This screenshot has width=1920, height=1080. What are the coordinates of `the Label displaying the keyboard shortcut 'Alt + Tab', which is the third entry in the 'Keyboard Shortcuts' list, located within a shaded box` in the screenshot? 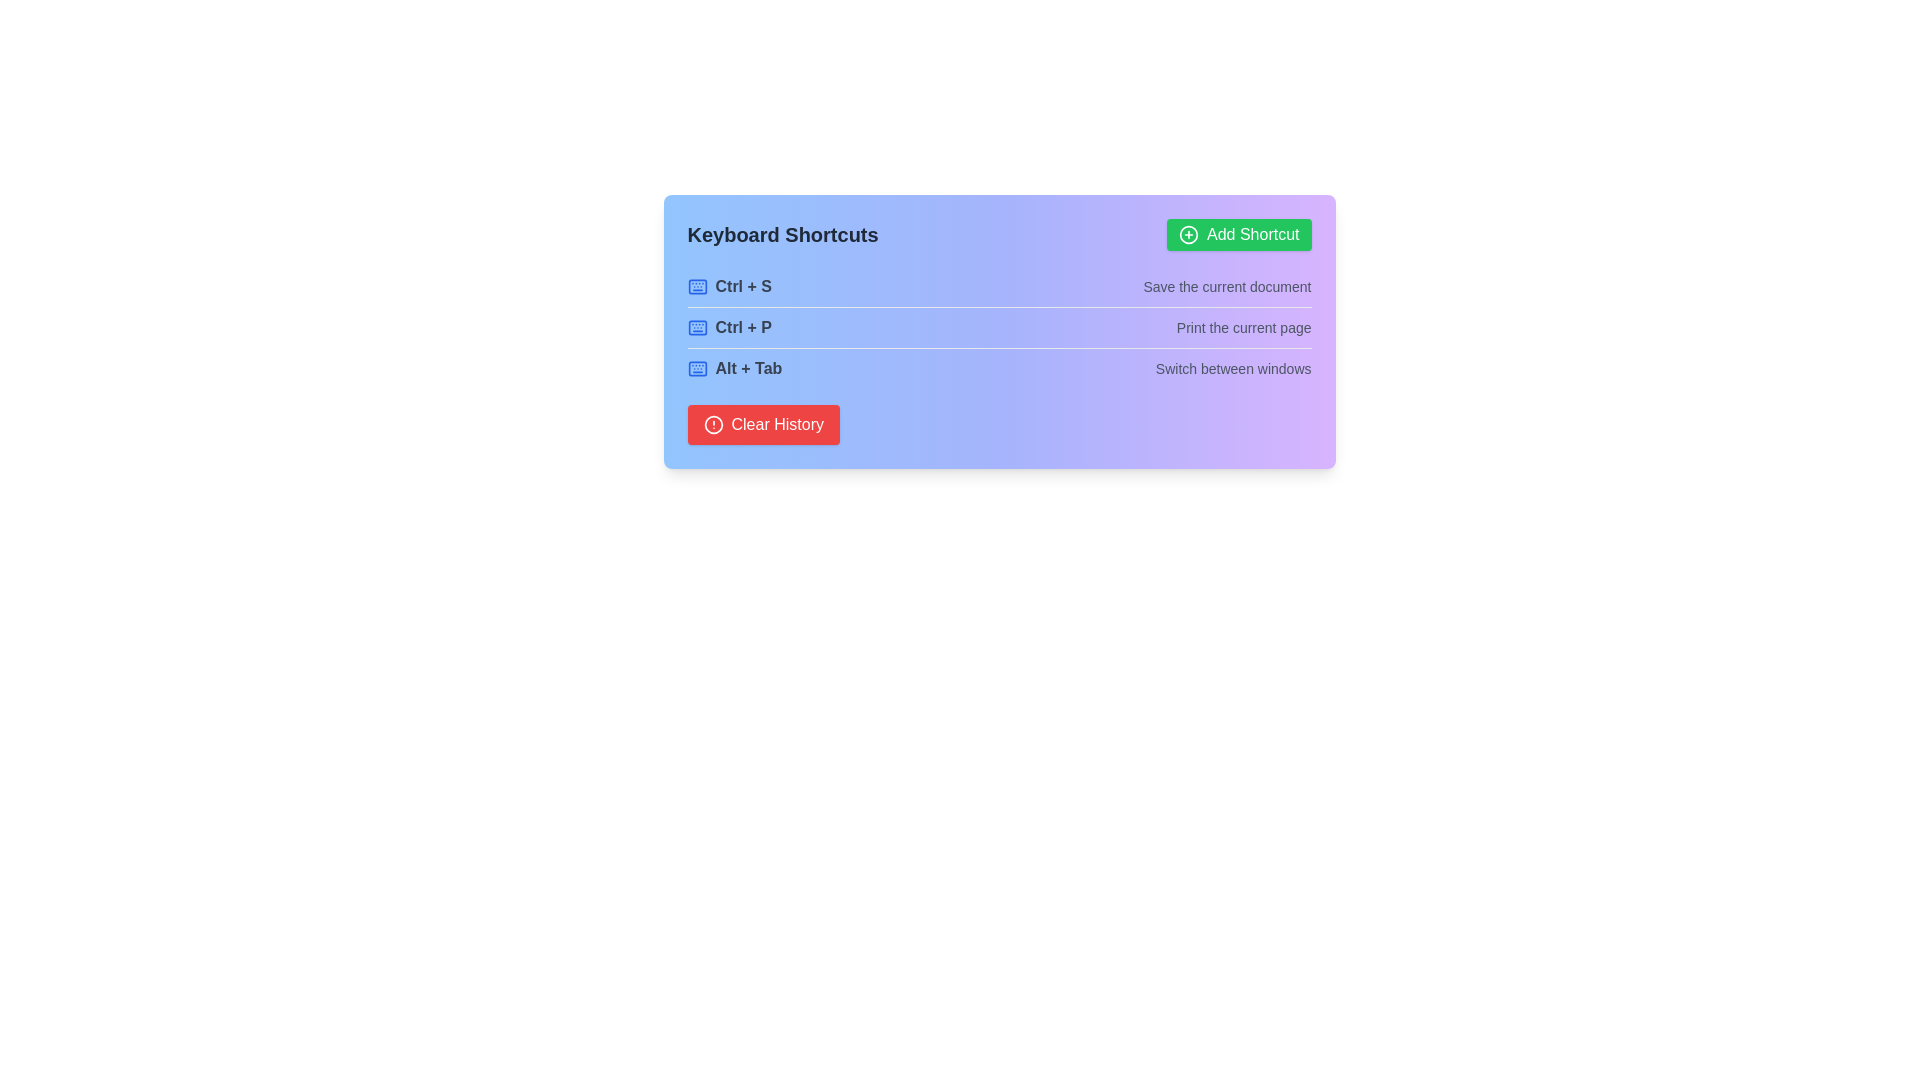 It's located at (733, 369).